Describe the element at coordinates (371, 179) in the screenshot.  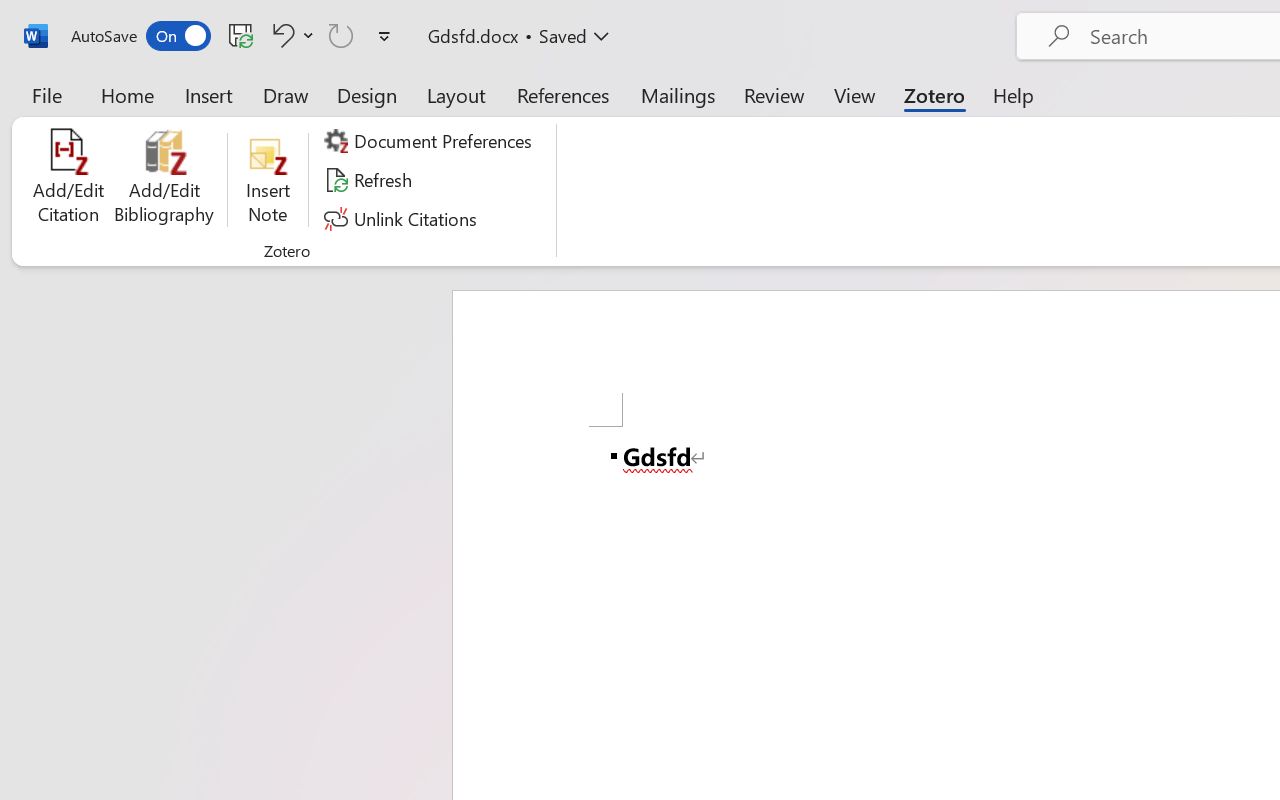
I see `'Refresh'` at that location.